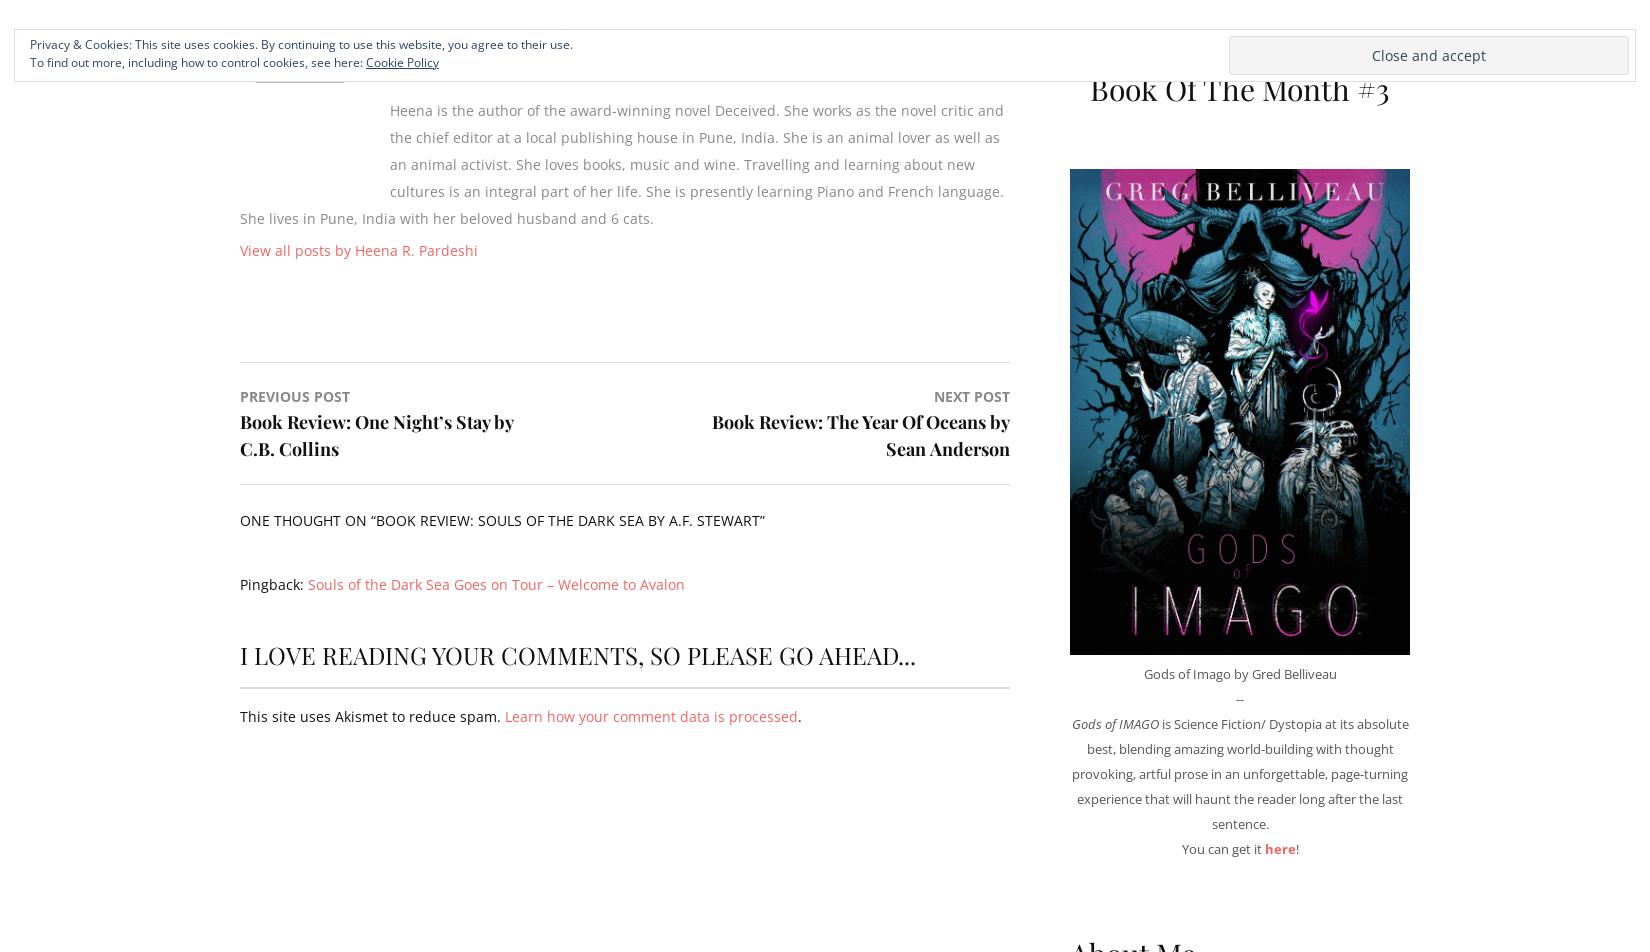  What do you see at coordinates (198, 62) in the screenshot?
I see `'To find out more, including how to control cookies, see here:'` at bounding box center [198, 62].